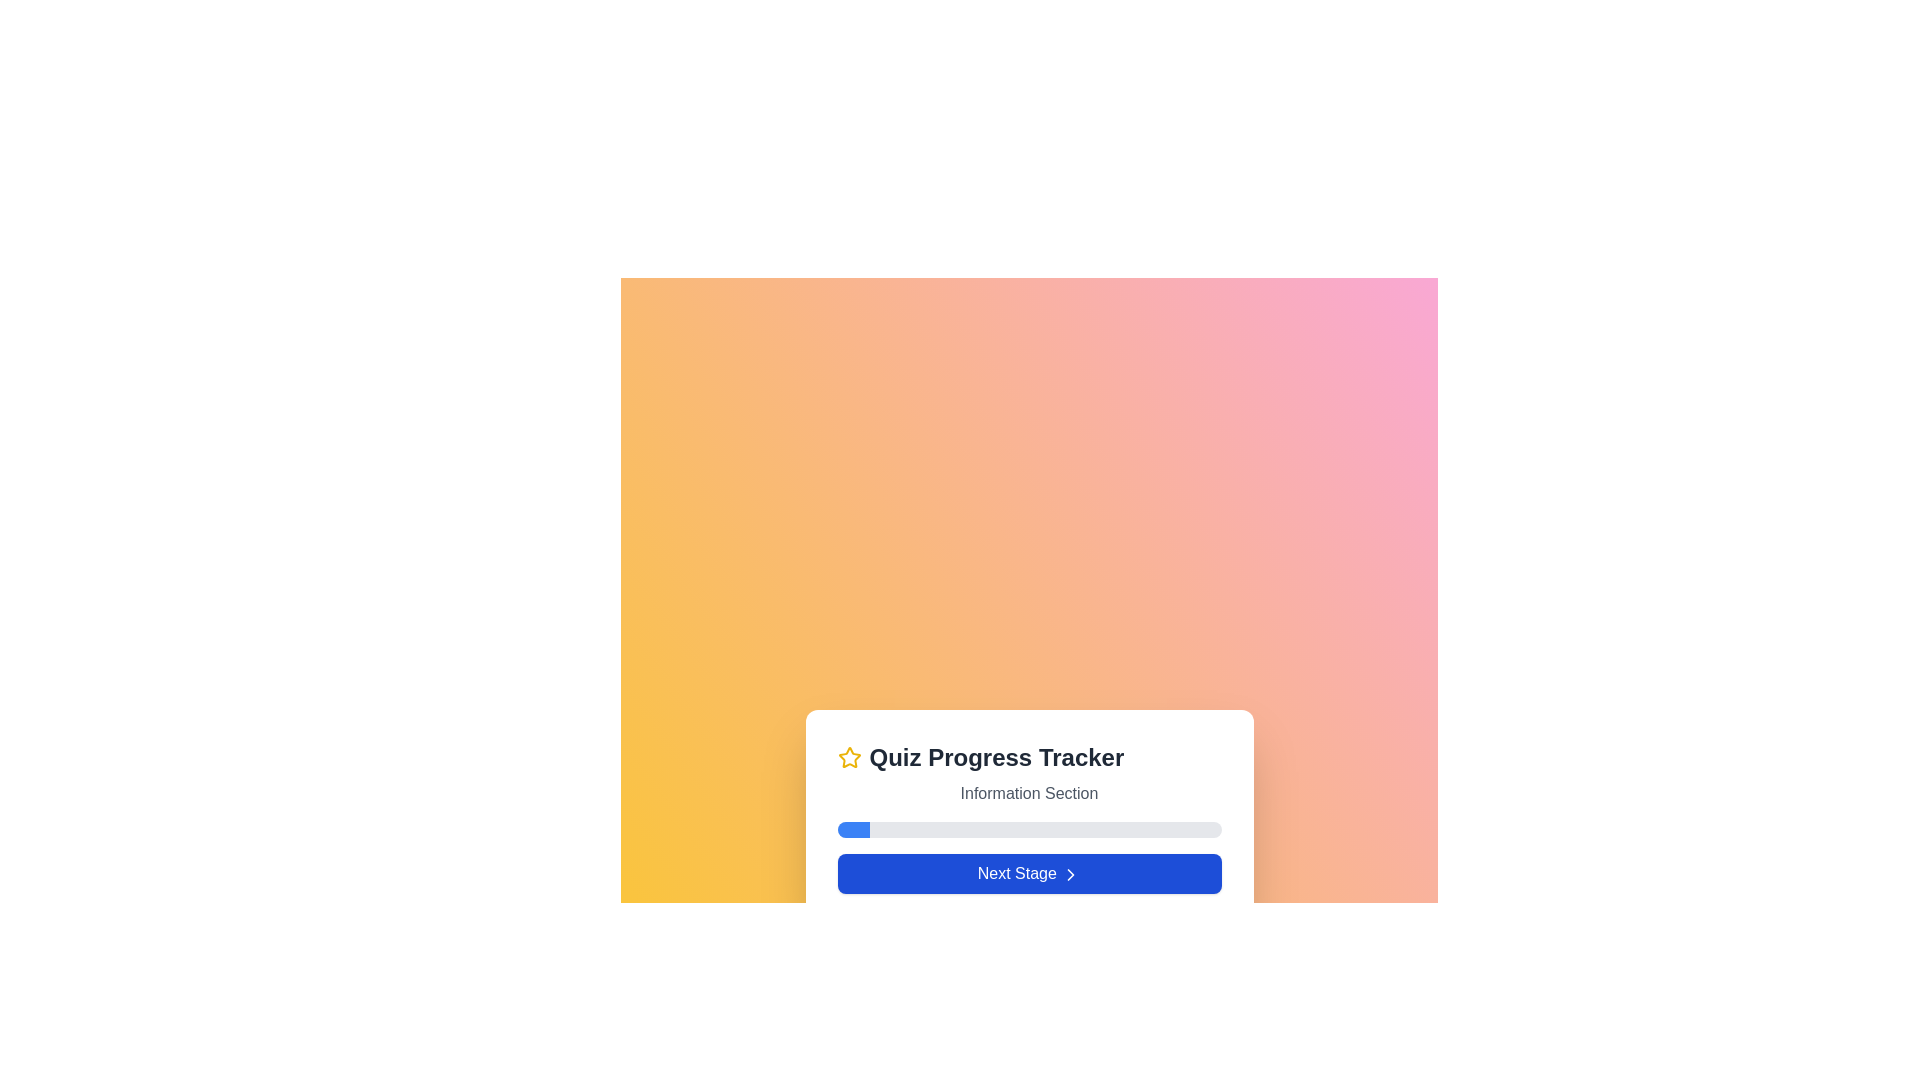 This screenshot has height=1080, width=1920. What do you see at coordinates (1029, 773) in the screenshot?
I see `the Informational Header displaying 'Quiz Progress Tracker' with a star icon on the left` at bounding box center [1029, 773].